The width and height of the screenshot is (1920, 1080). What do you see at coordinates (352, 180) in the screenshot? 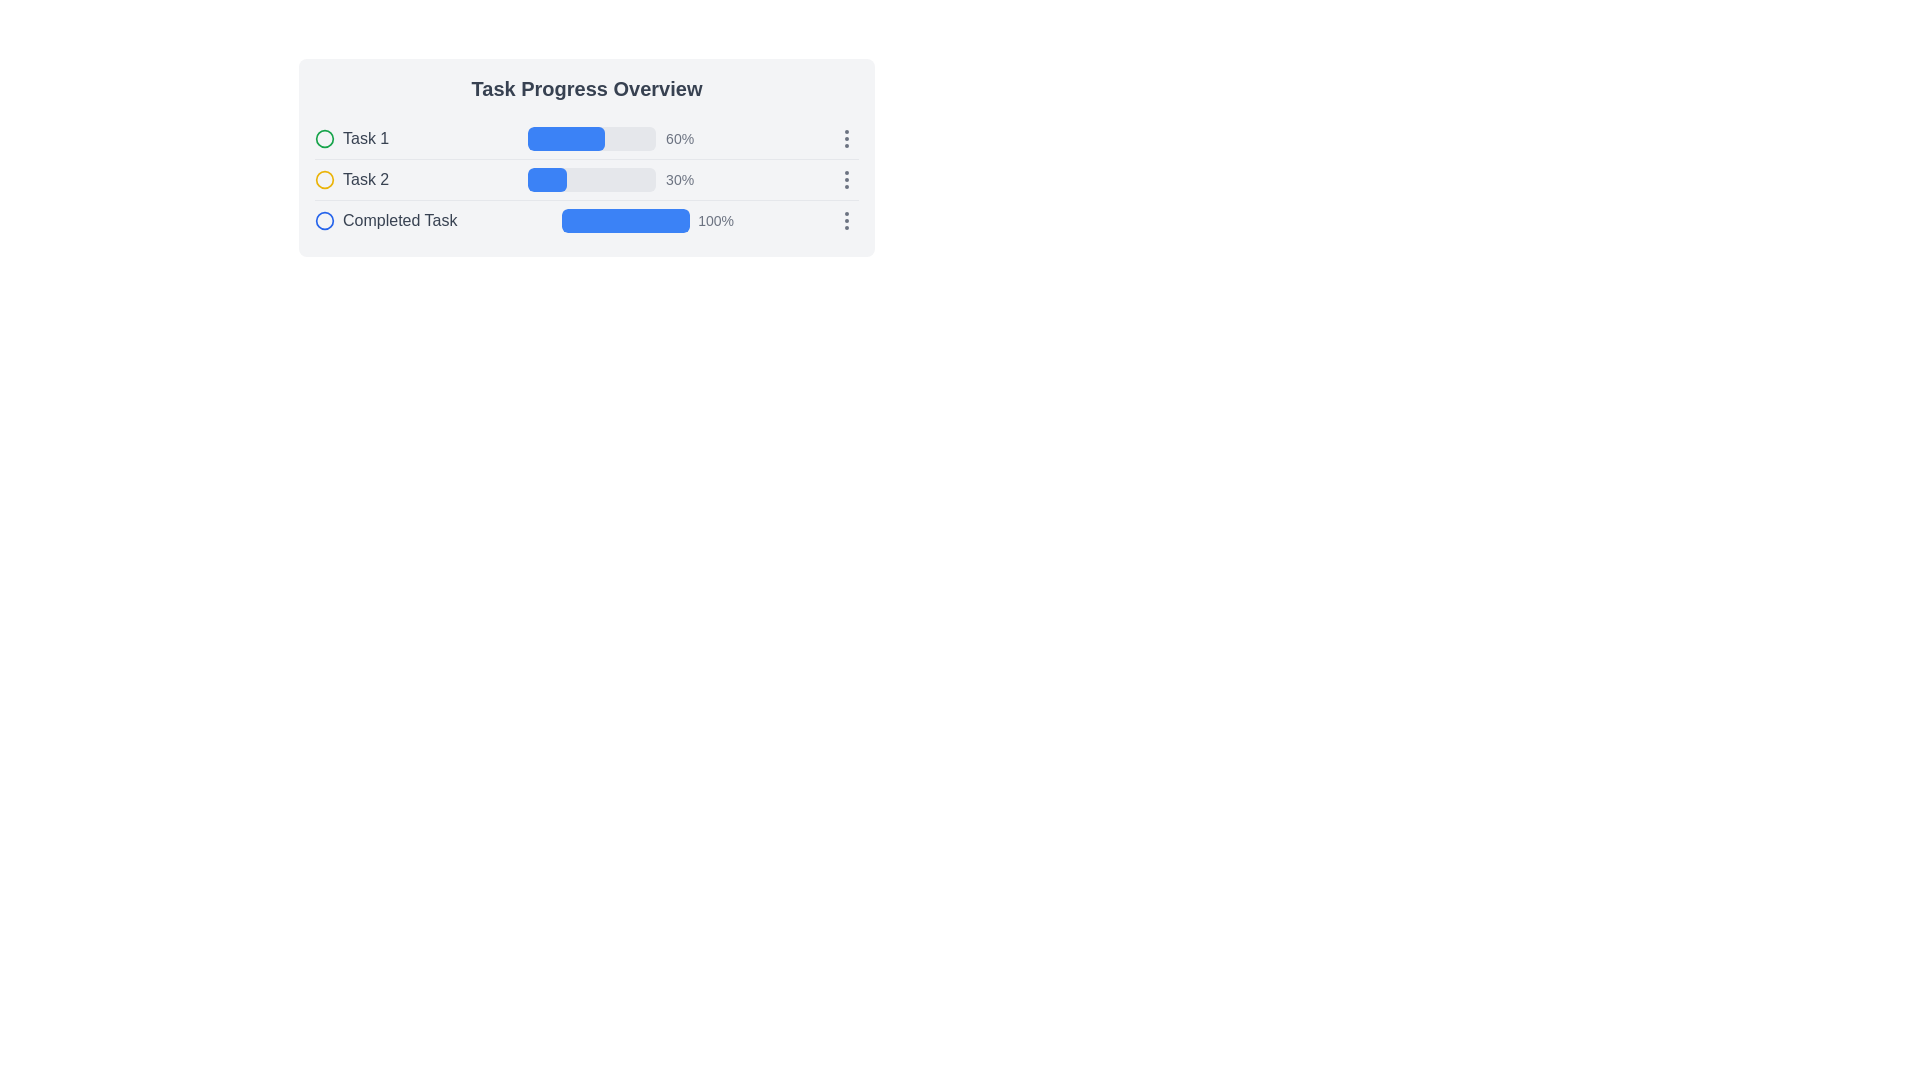
I see `the second list item in the 'Task Progress Overview' that displays the text 'Task 2'` at bounding box center [352, 180].